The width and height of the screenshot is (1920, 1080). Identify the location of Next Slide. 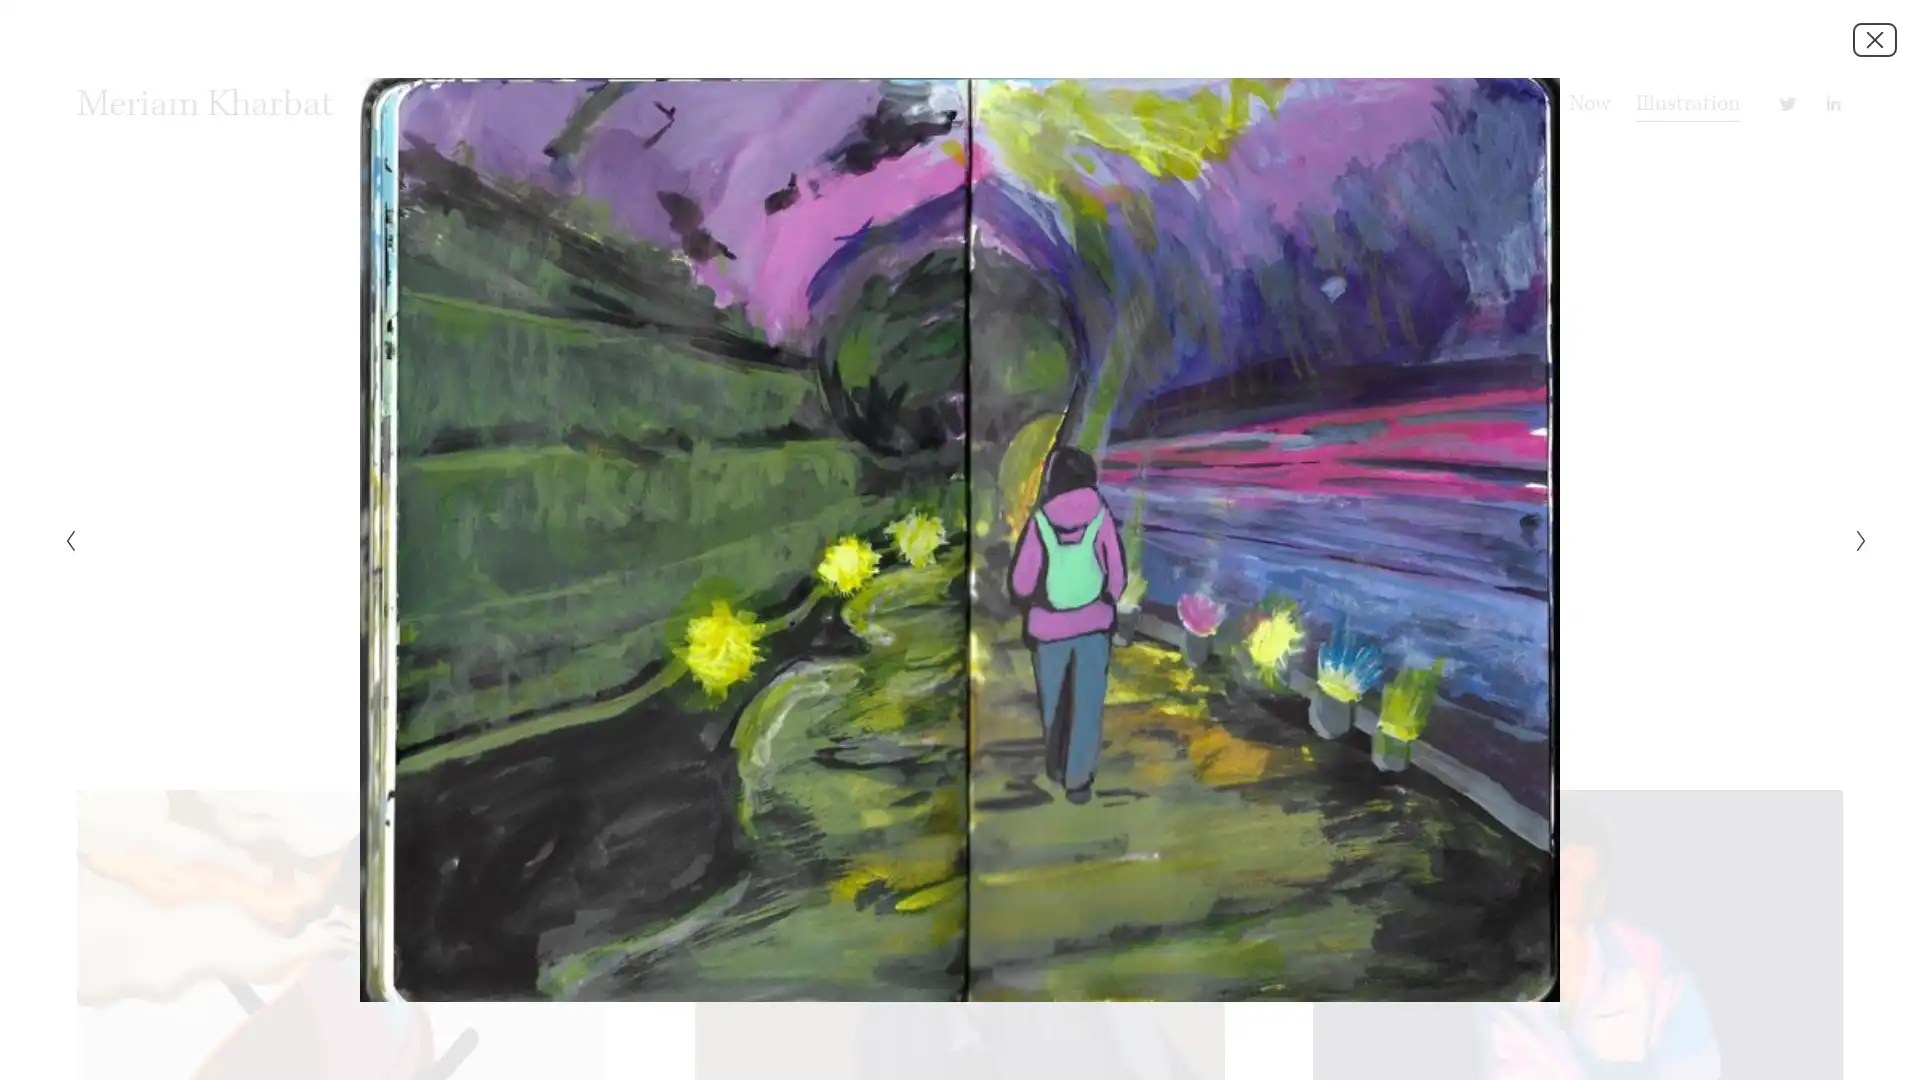
(1854, 540).